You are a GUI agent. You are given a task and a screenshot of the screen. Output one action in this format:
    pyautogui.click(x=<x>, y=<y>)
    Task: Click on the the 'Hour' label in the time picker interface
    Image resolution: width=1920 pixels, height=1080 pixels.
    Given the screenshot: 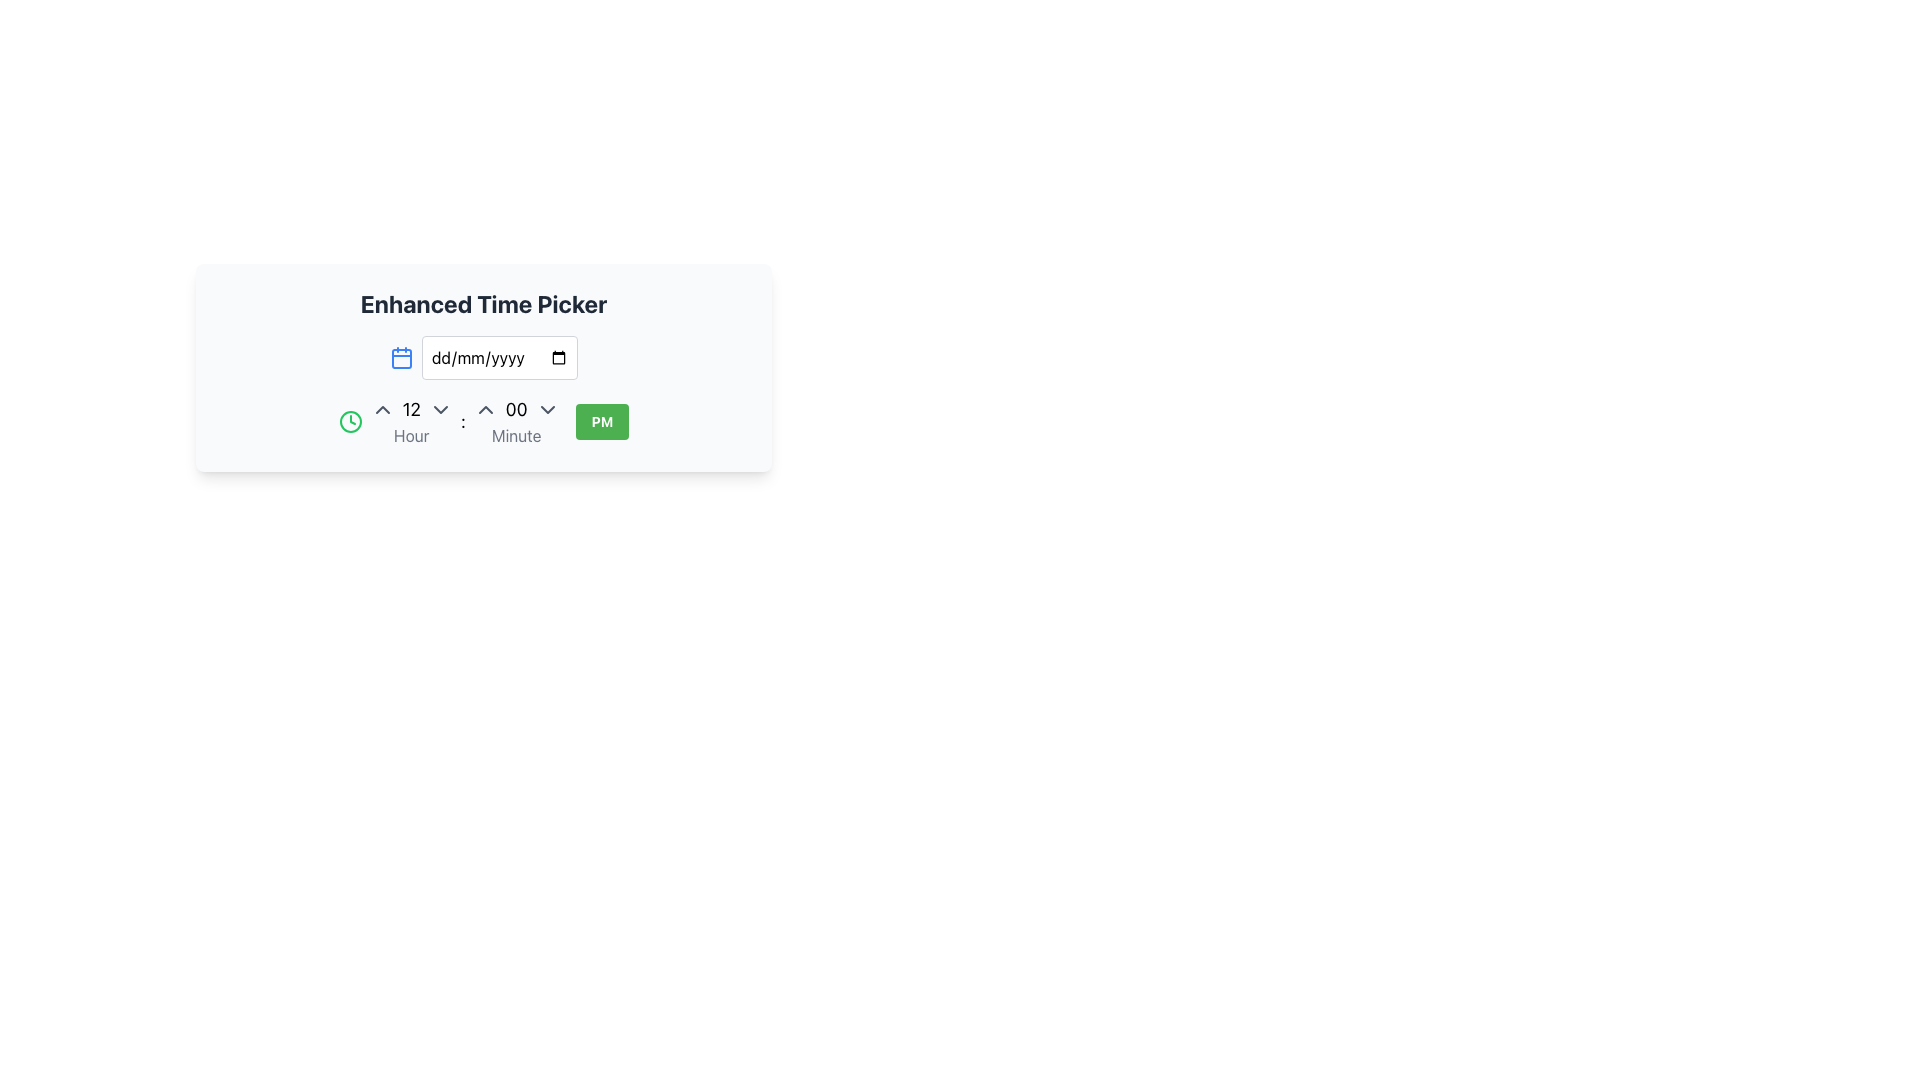 What is the action you would take?
    pyautogui.click(x=410, y=420)
    